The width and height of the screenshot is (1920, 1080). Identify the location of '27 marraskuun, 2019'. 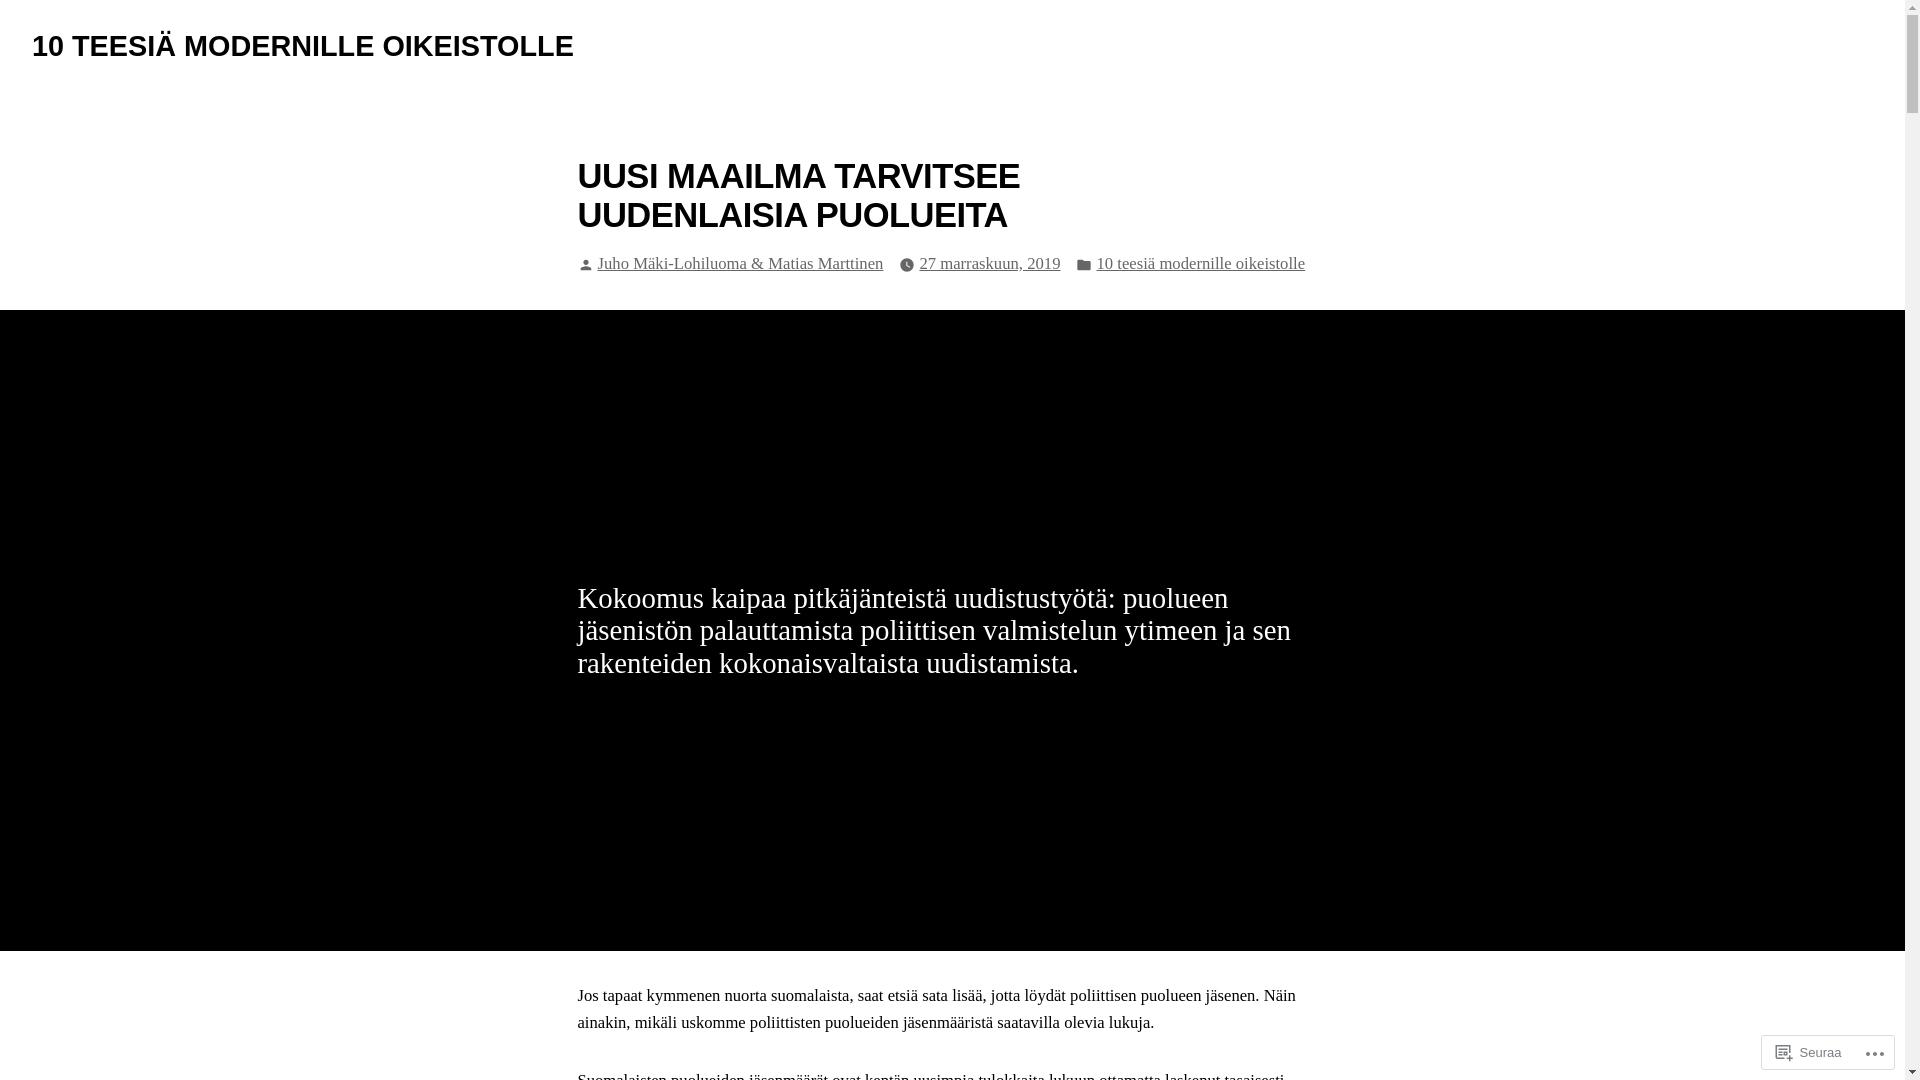
(989, 263).